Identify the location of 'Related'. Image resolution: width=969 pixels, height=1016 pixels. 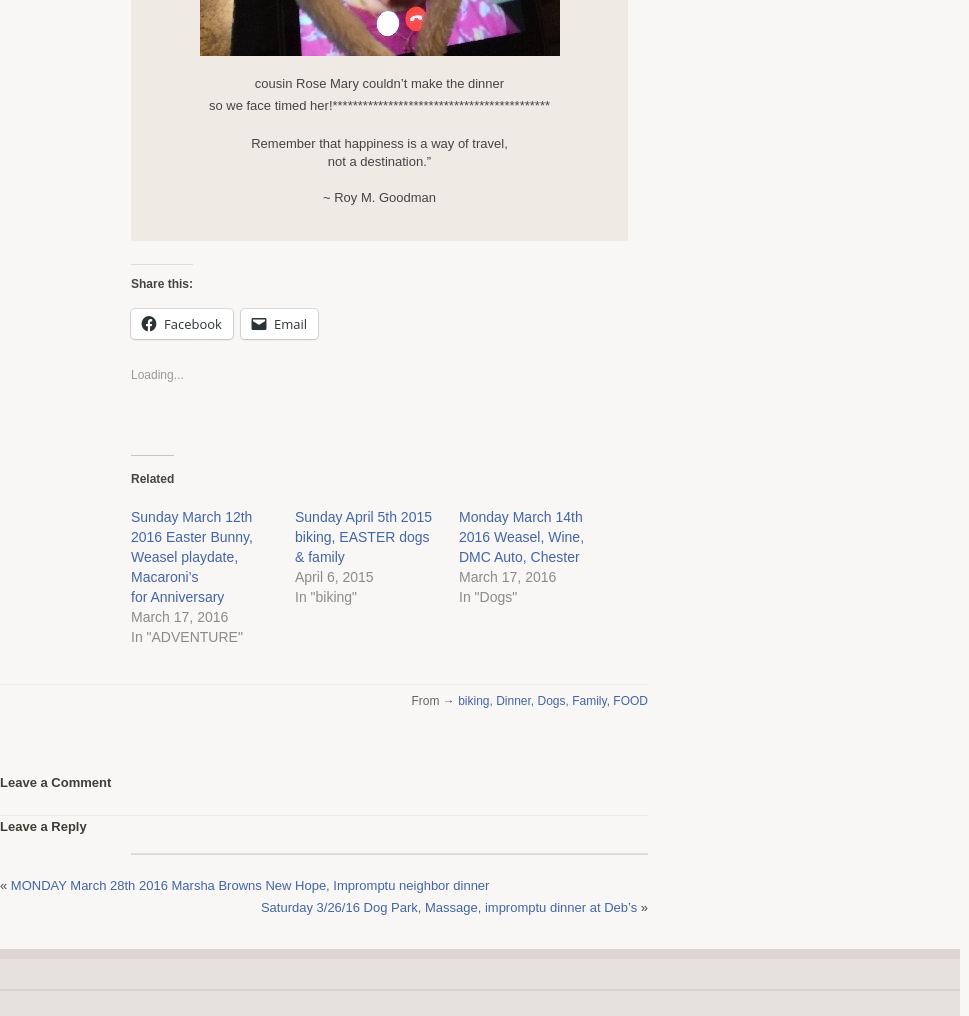
(151, 478).